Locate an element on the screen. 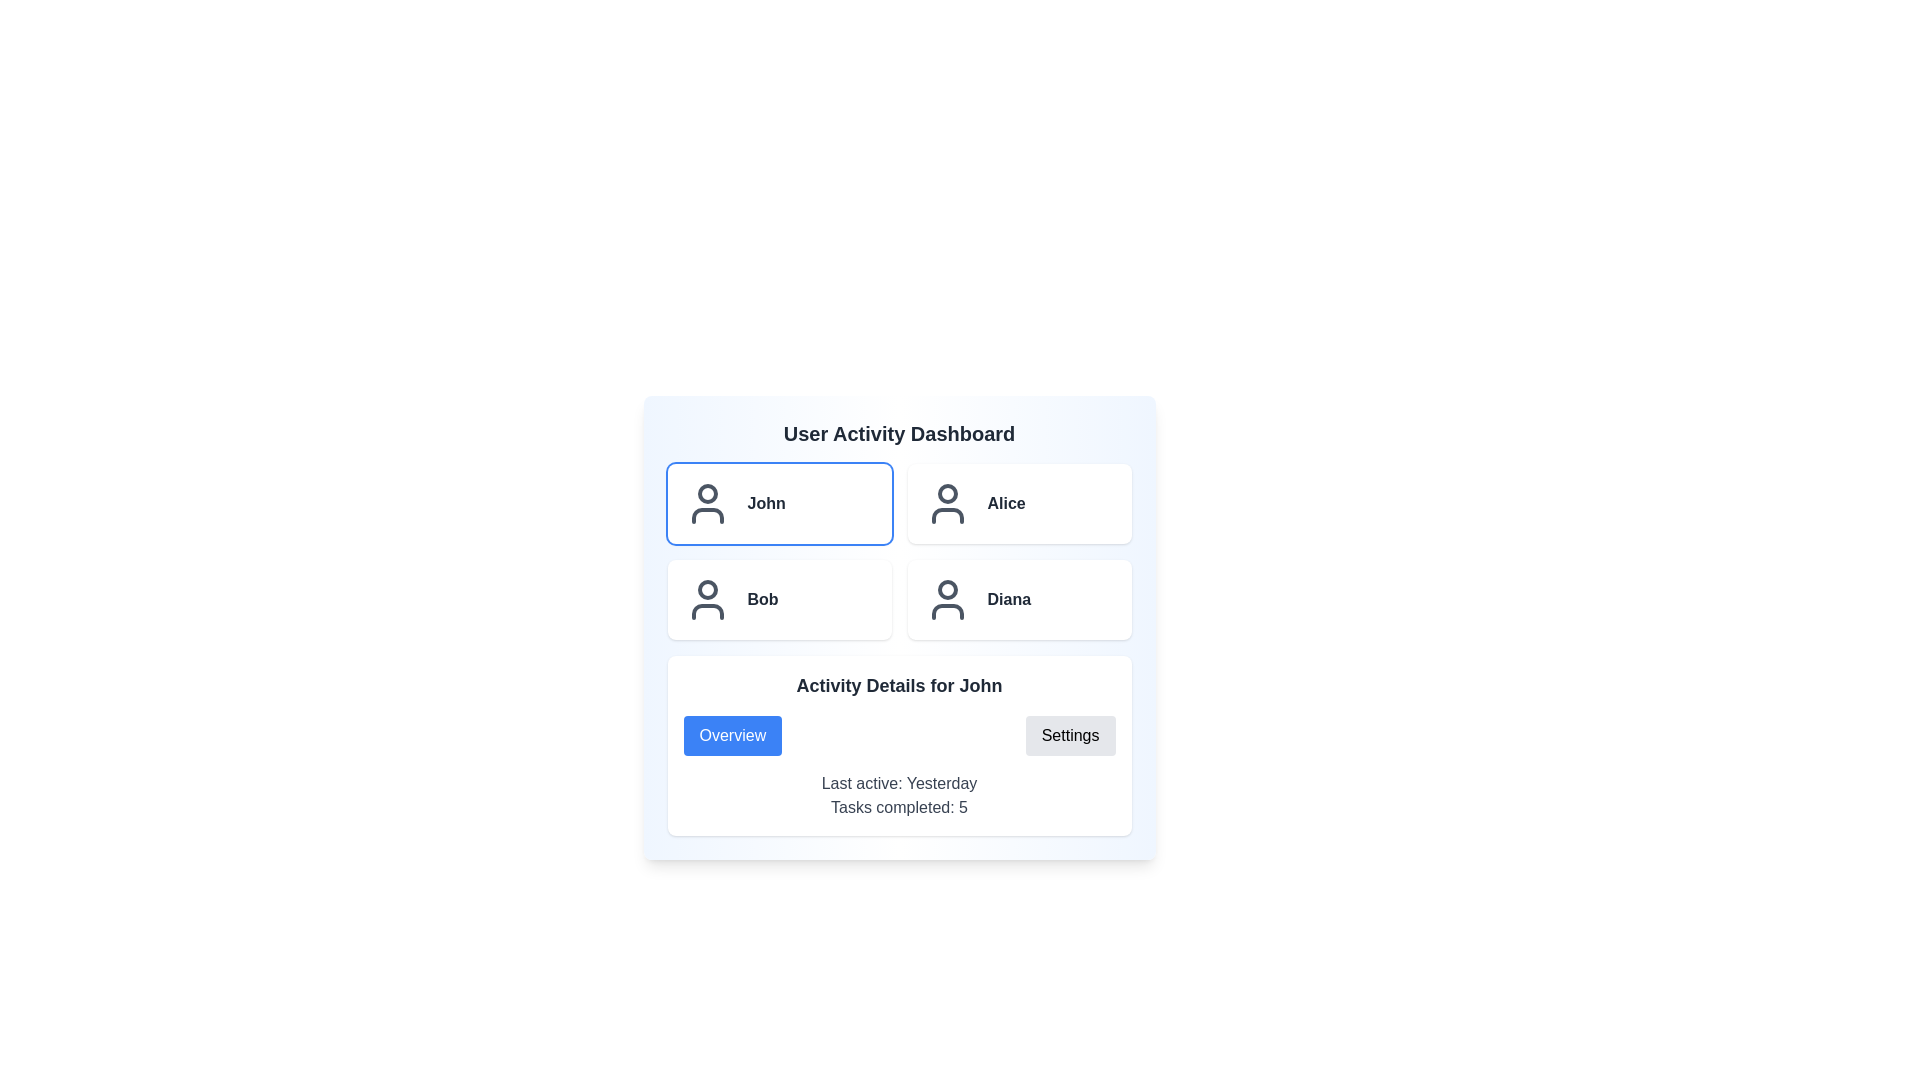 Image resolution: width=1920 pixels, height=1080 pixels. the Text label that identifies the user in the 'User Activity Dashboard', located in the upper-left quadrant, to the right of an icon is located at coordinates (765, 503).